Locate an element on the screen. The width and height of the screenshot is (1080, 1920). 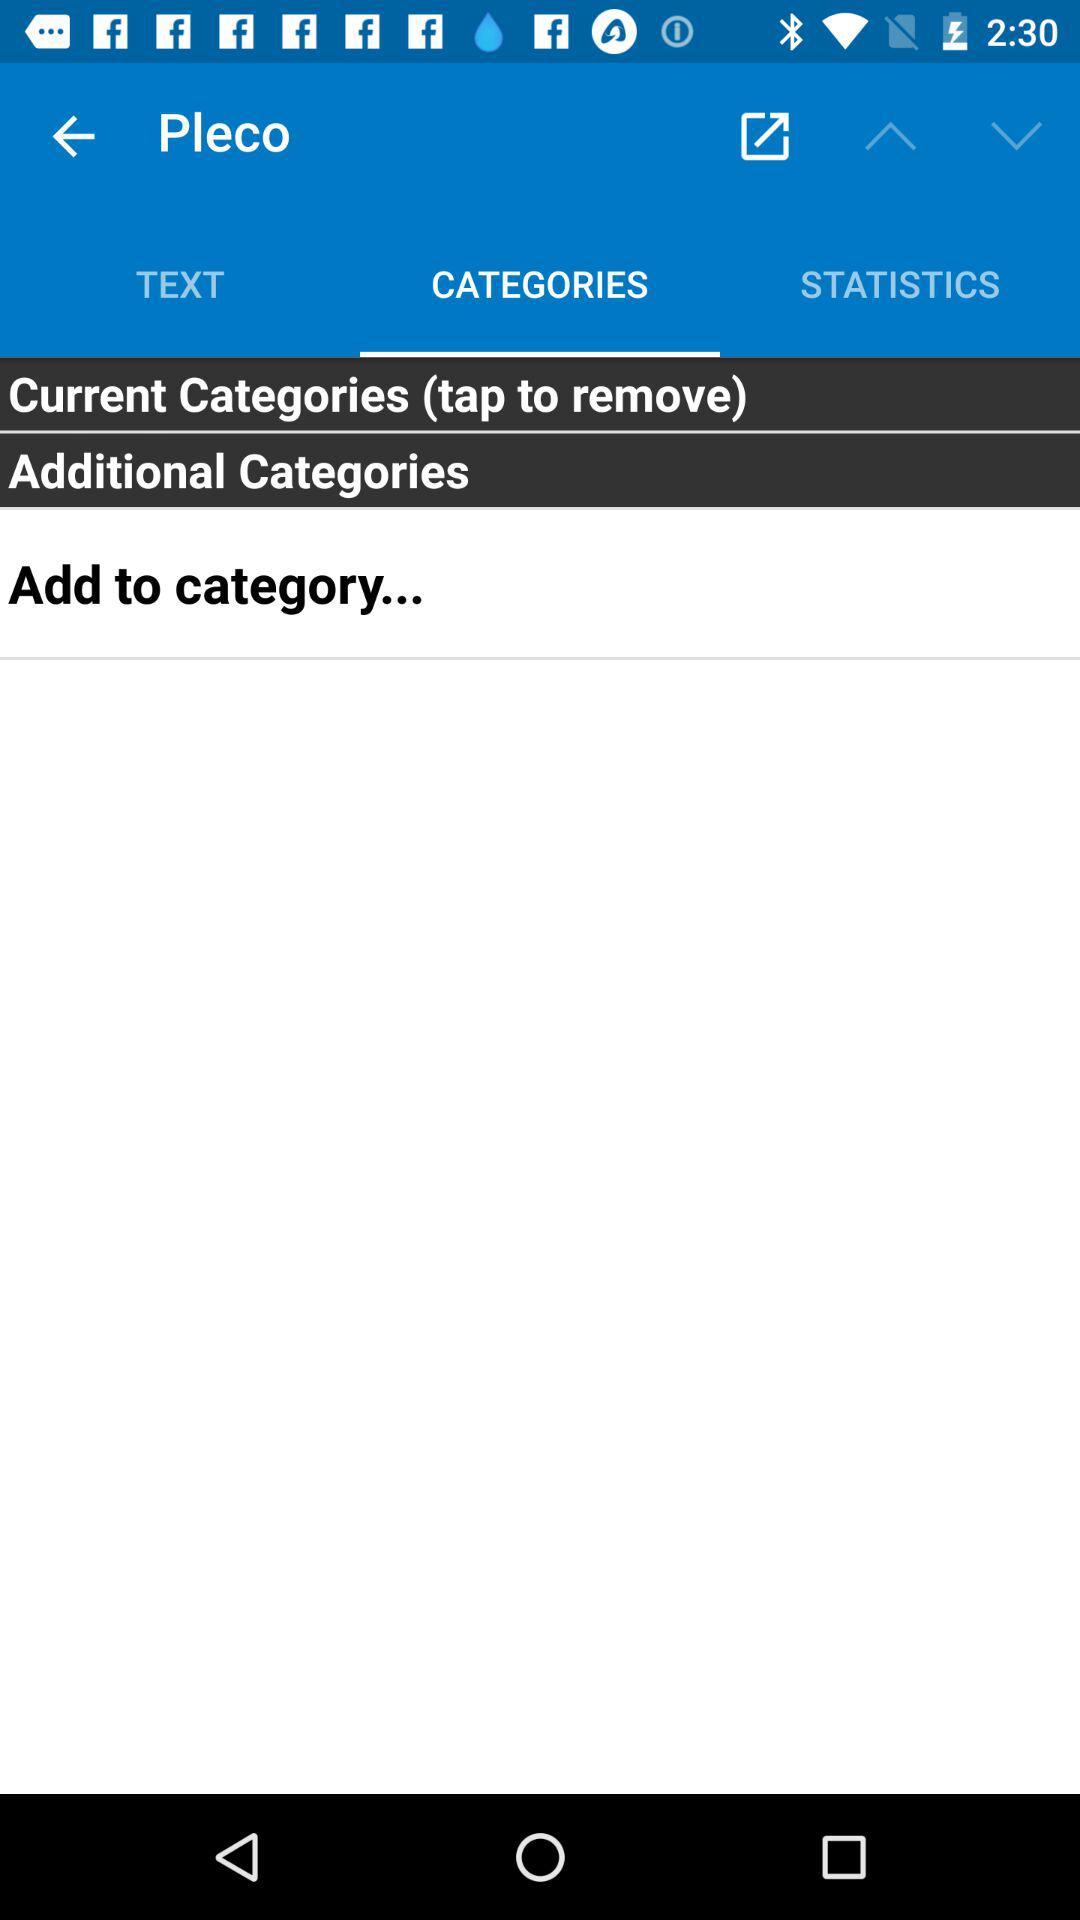
the item below text item is located at coordinates (540, 393).